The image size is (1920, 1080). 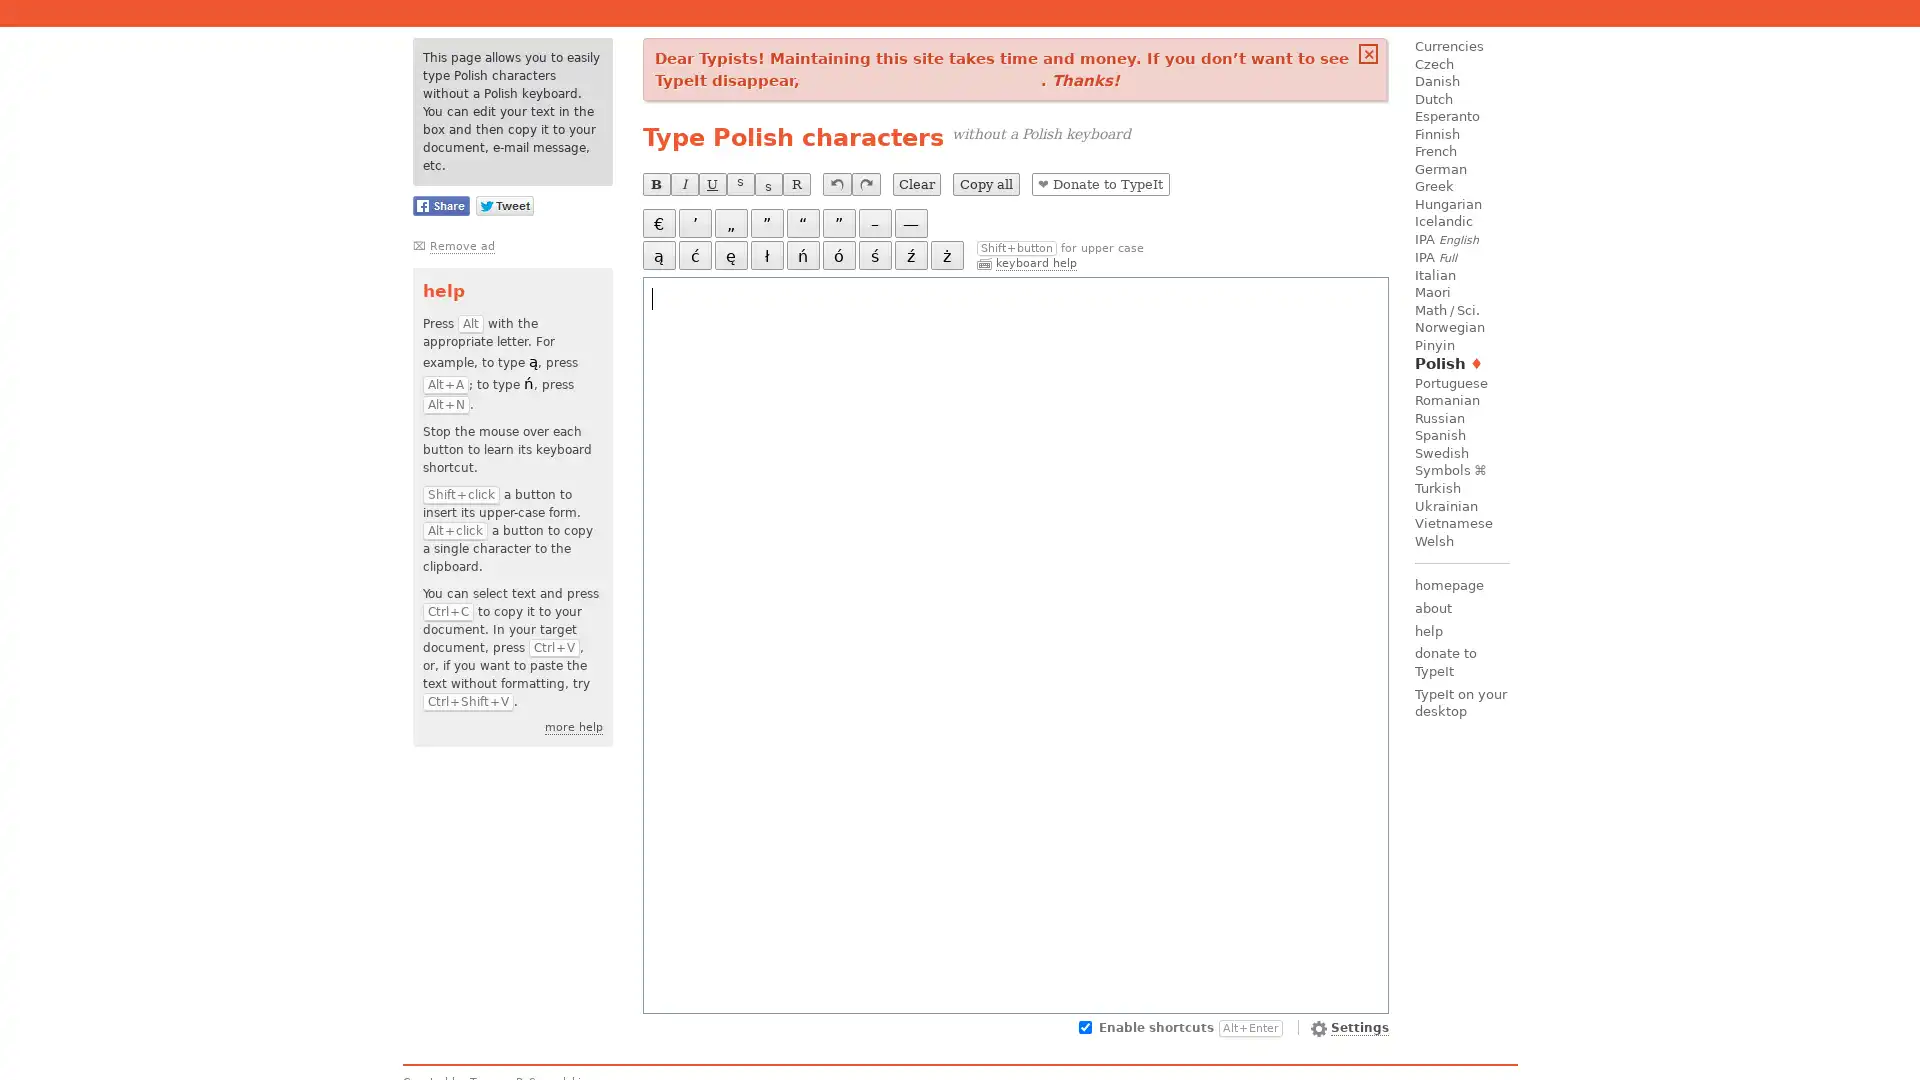 I want to click on U, so click(x=711, y=184).